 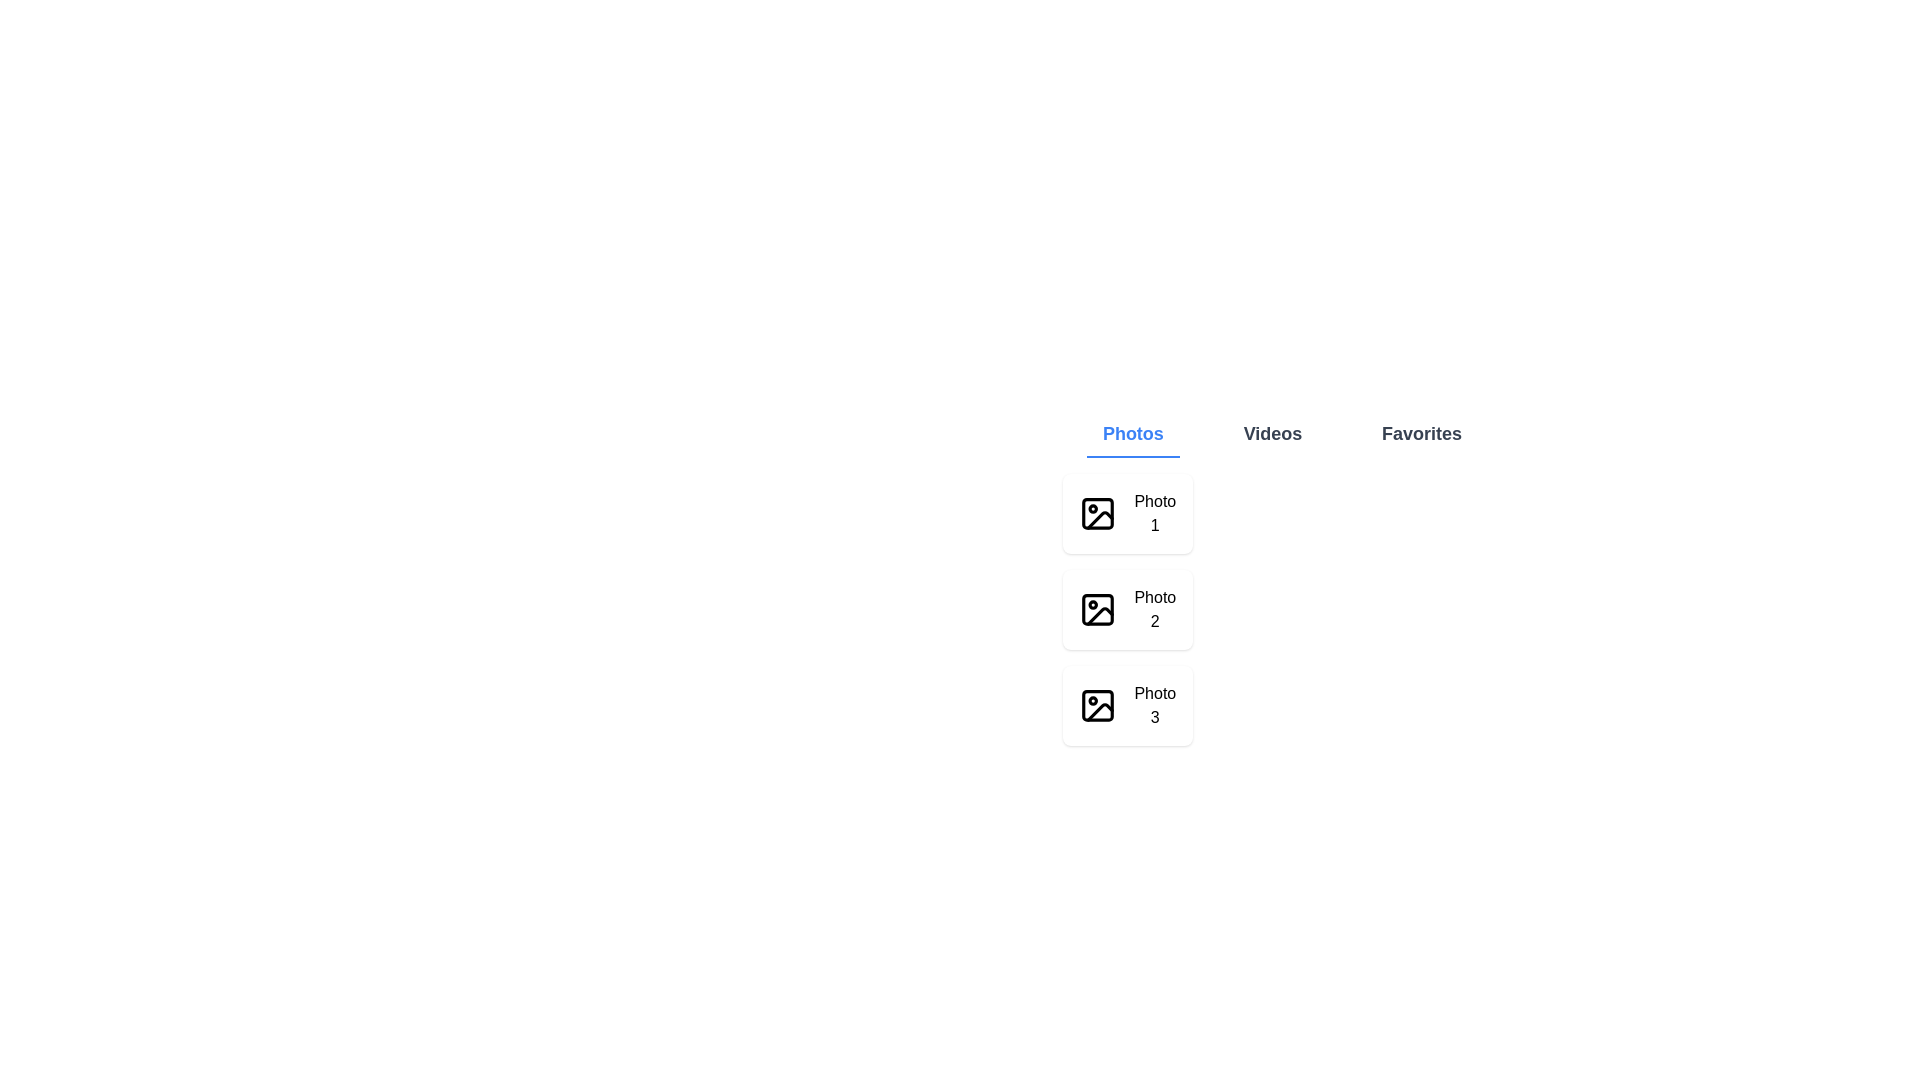 I want to click on the first photo thumbnail icon located under the 'Photos' tab, so click(x=1097, y=512).